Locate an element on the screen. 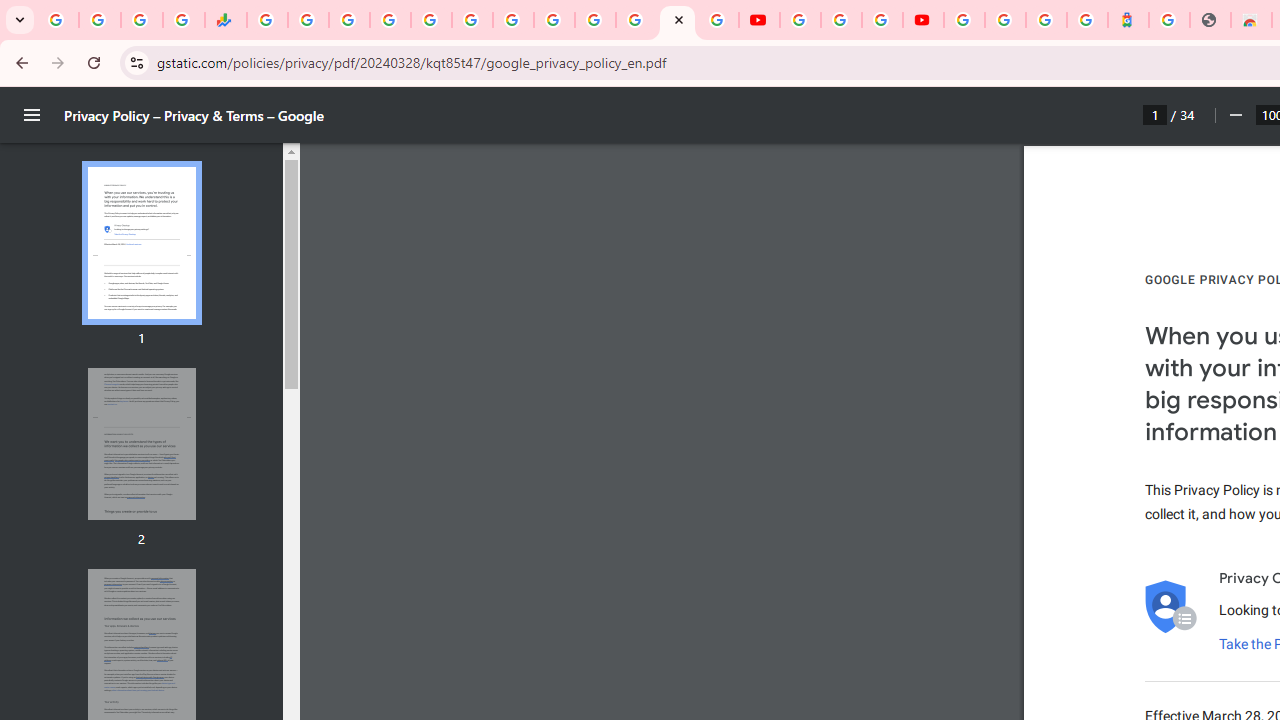 This screenshot has width=1280, height=720. 'Thumbnail for page 2' is located at coordinates (140, 443).